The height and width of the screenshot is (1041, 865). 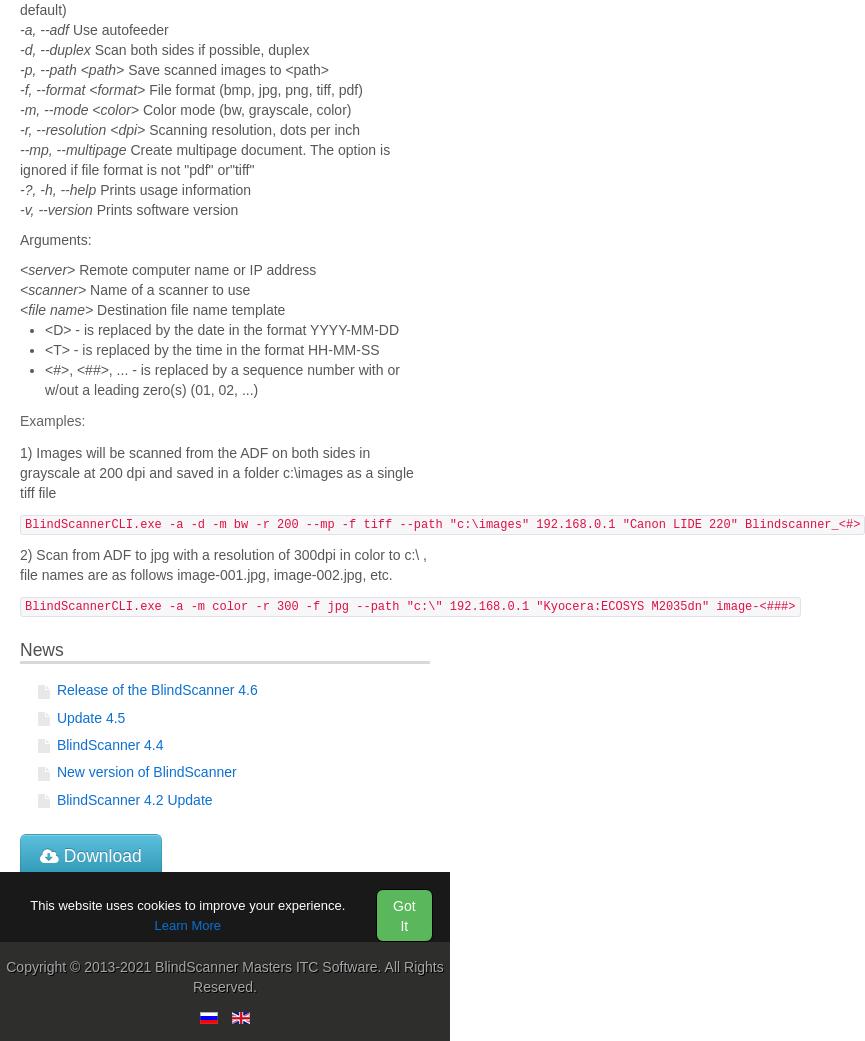 I want to click on '<#>, <##>, ... - is replaced by a sequence number with or w/out a leading zero(s) (01, 02, ...)', so click(x=44, y=379).